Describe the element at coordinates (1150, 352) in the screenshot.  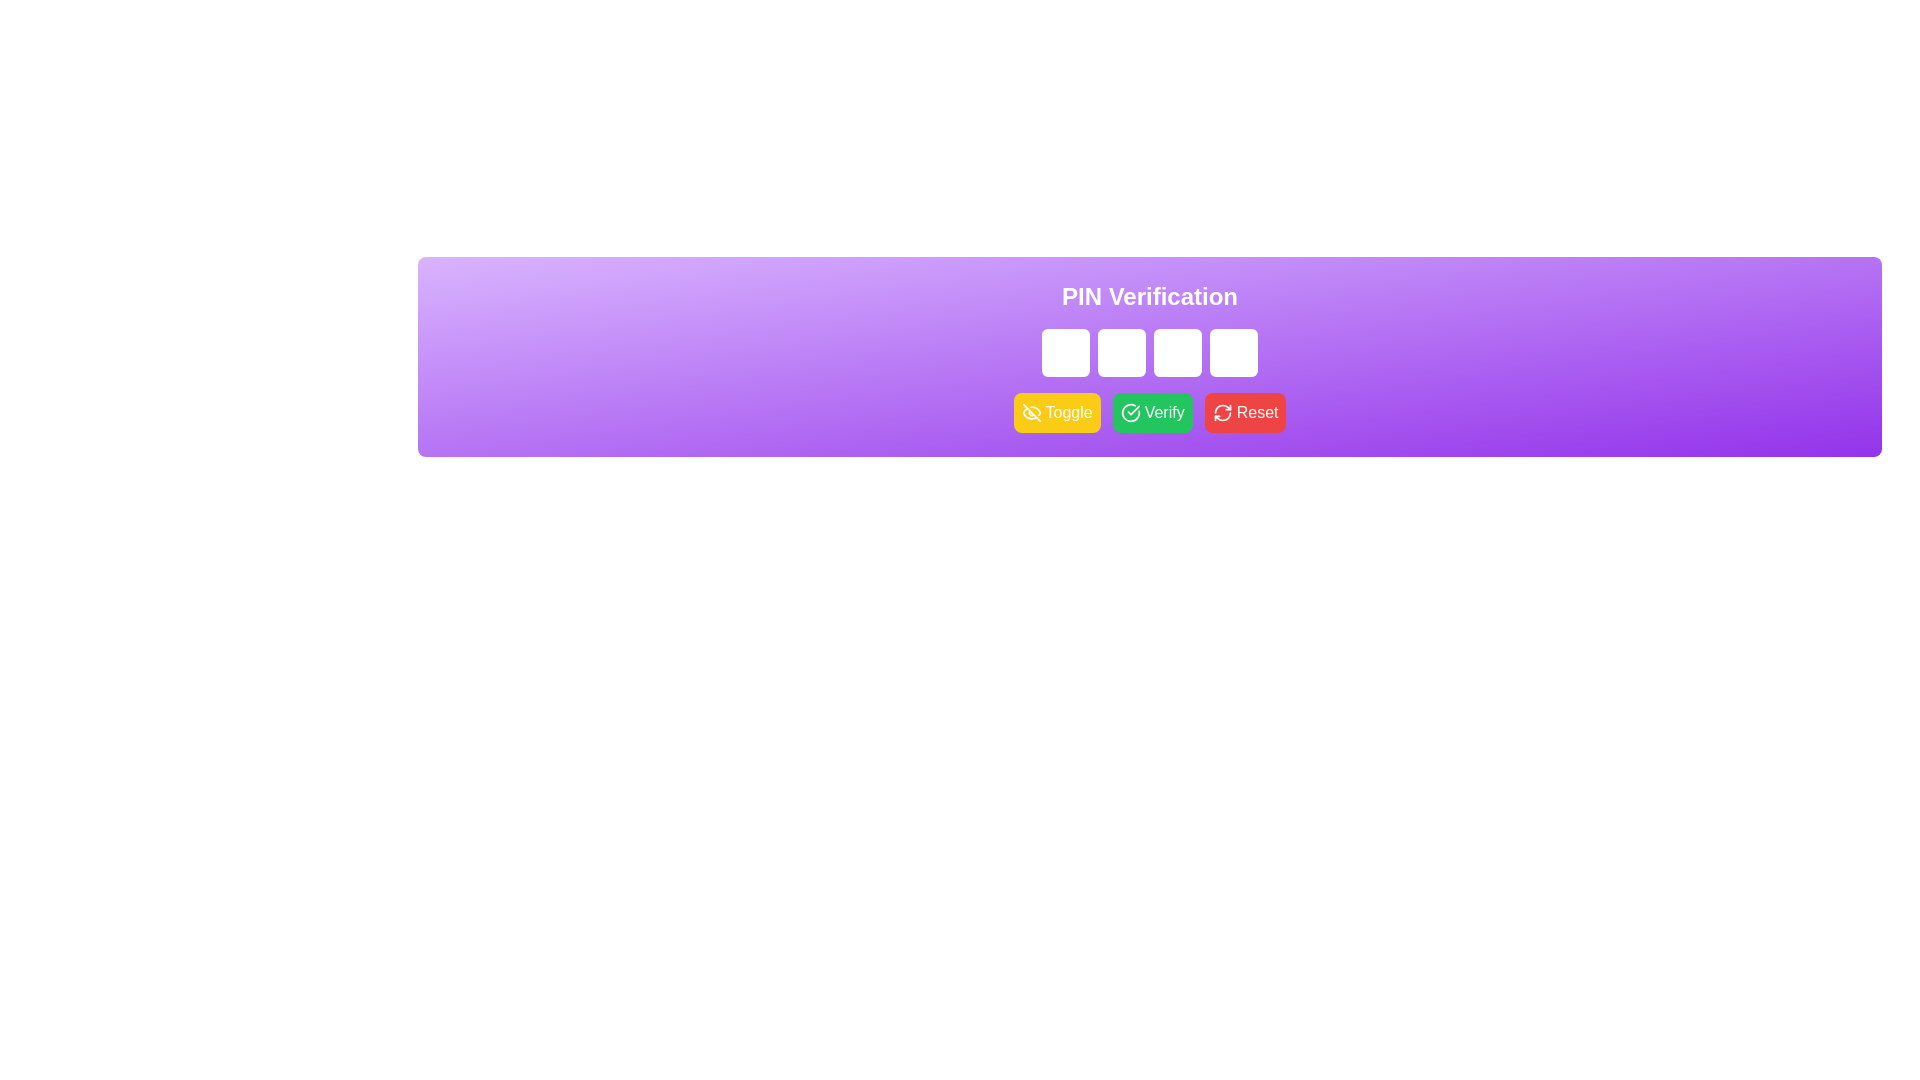
I see `the group of one-character password input boxes located beneath the 'PIN Verification' text` at that location.